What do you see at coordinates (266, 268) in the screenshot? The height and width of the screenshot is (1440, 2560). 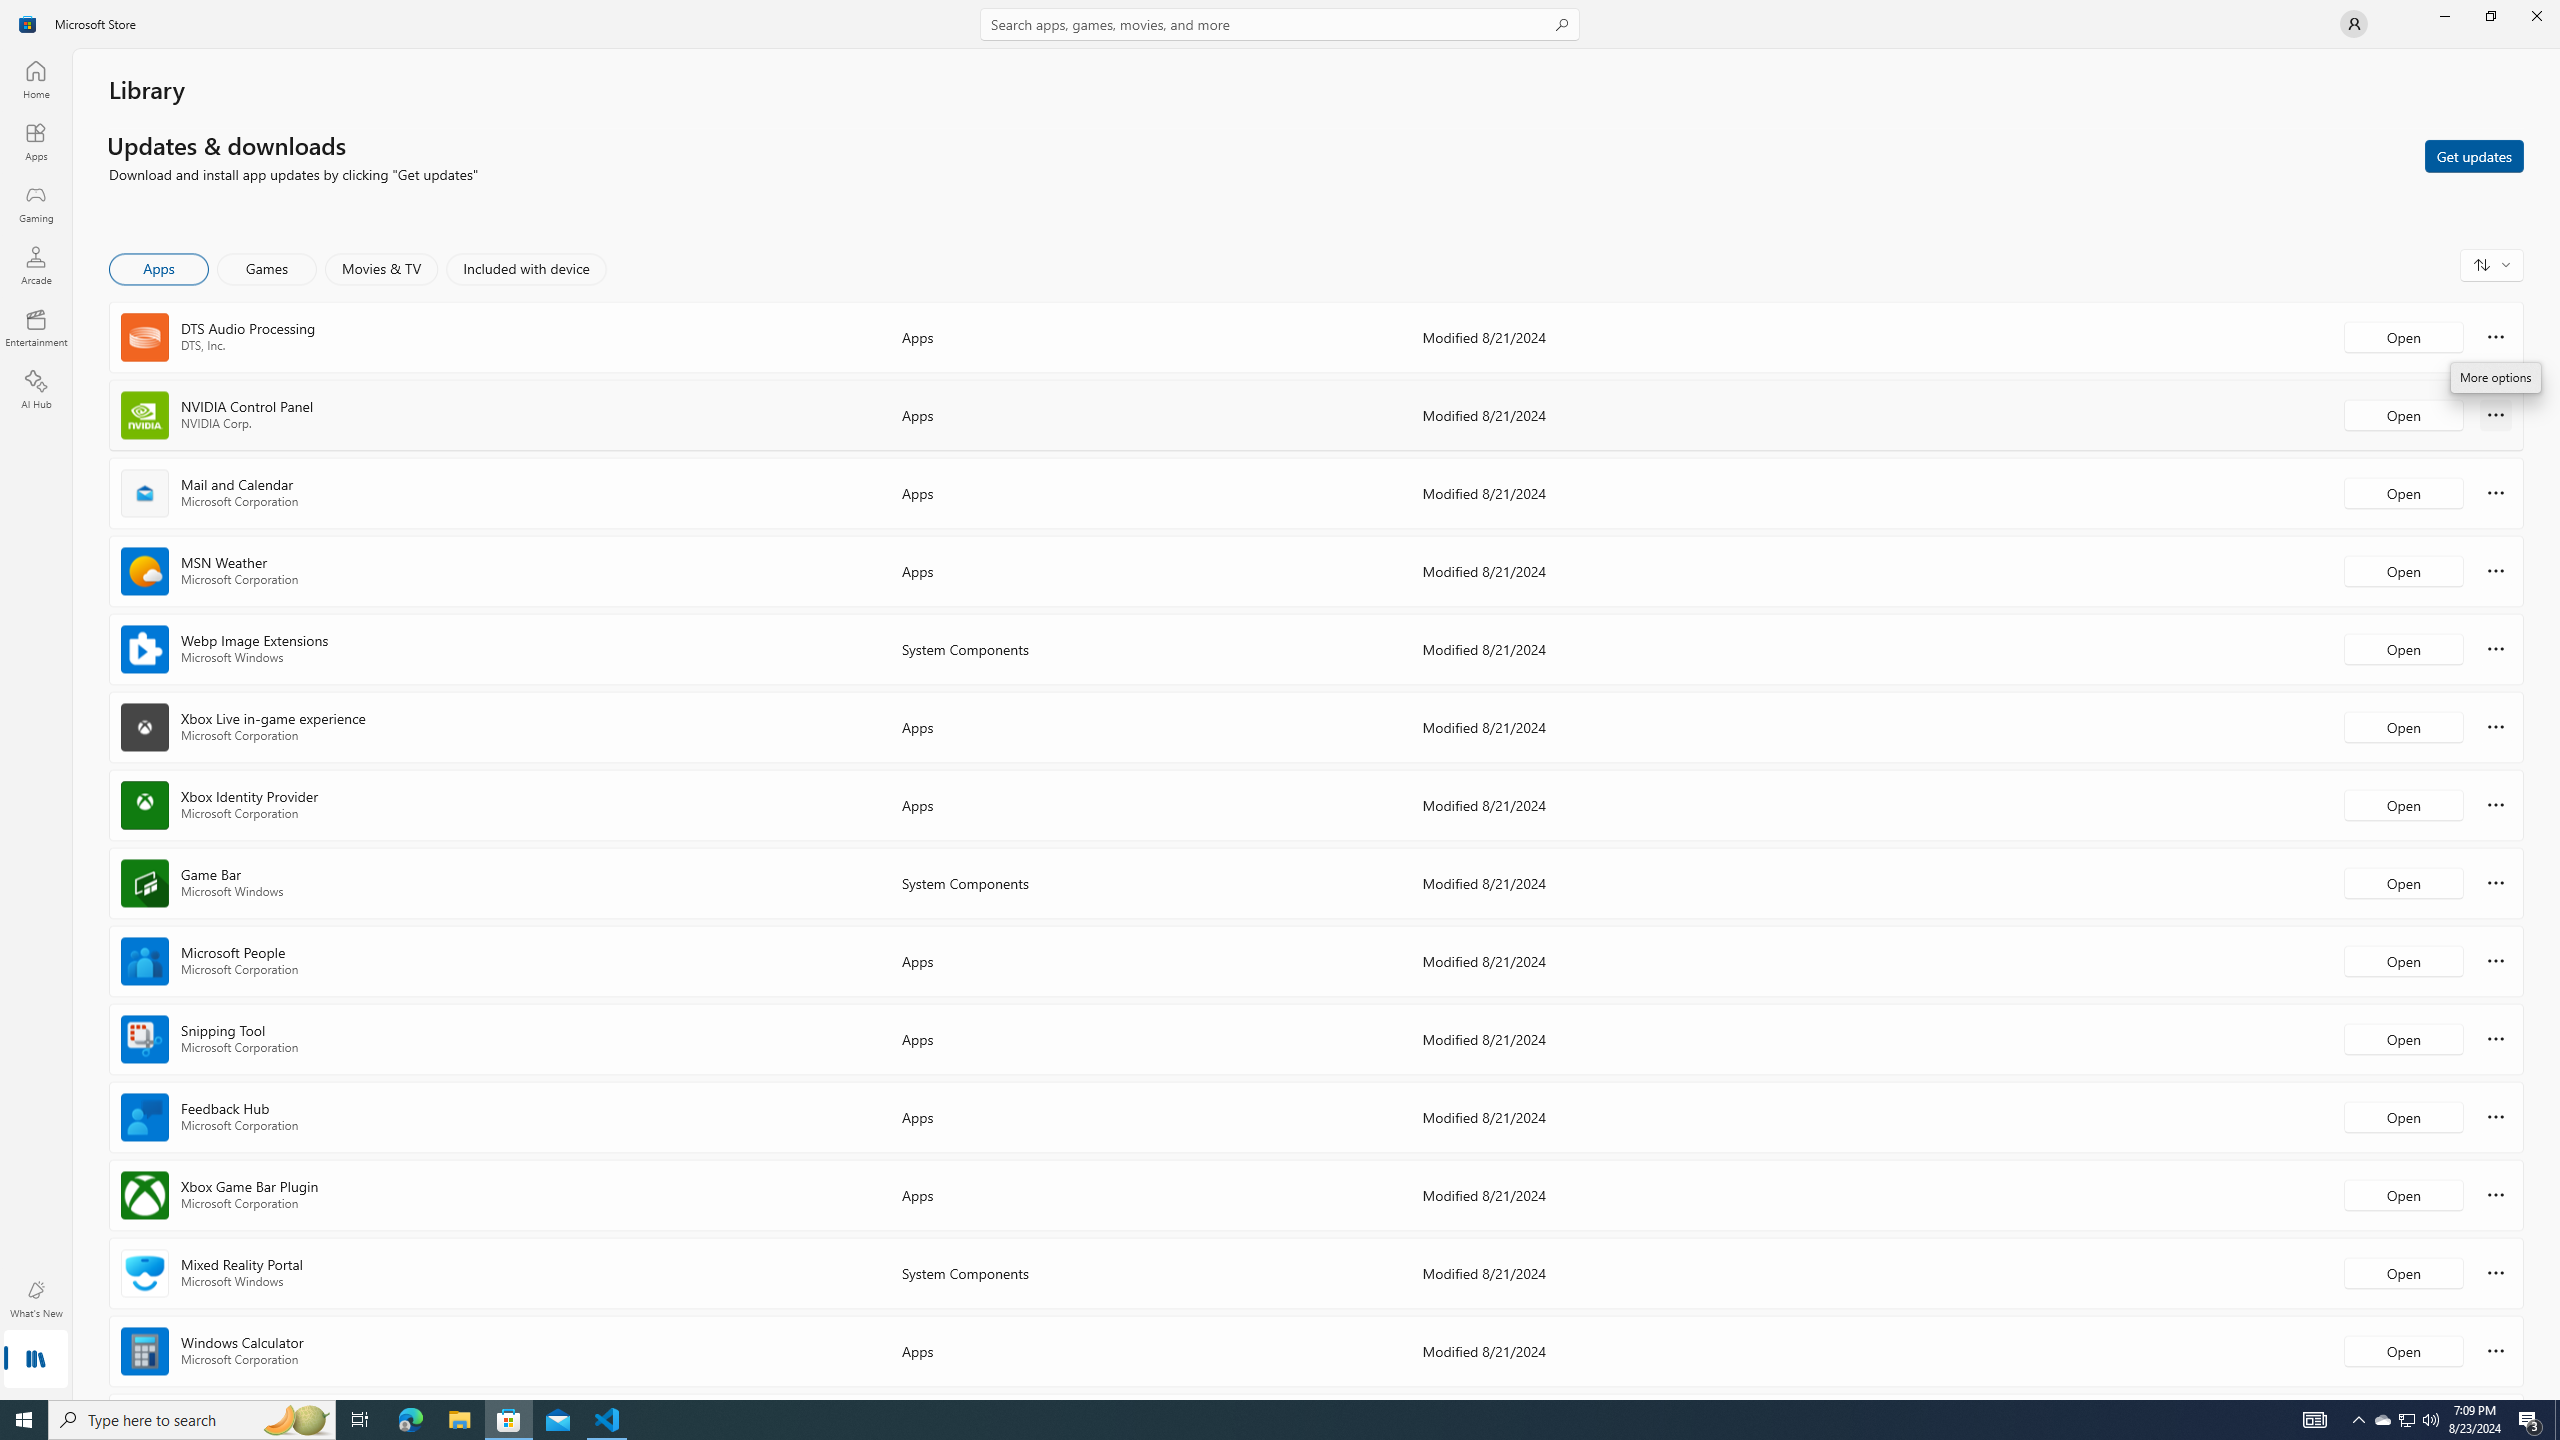 I see `'Games'` at bounding box center [266, 268].